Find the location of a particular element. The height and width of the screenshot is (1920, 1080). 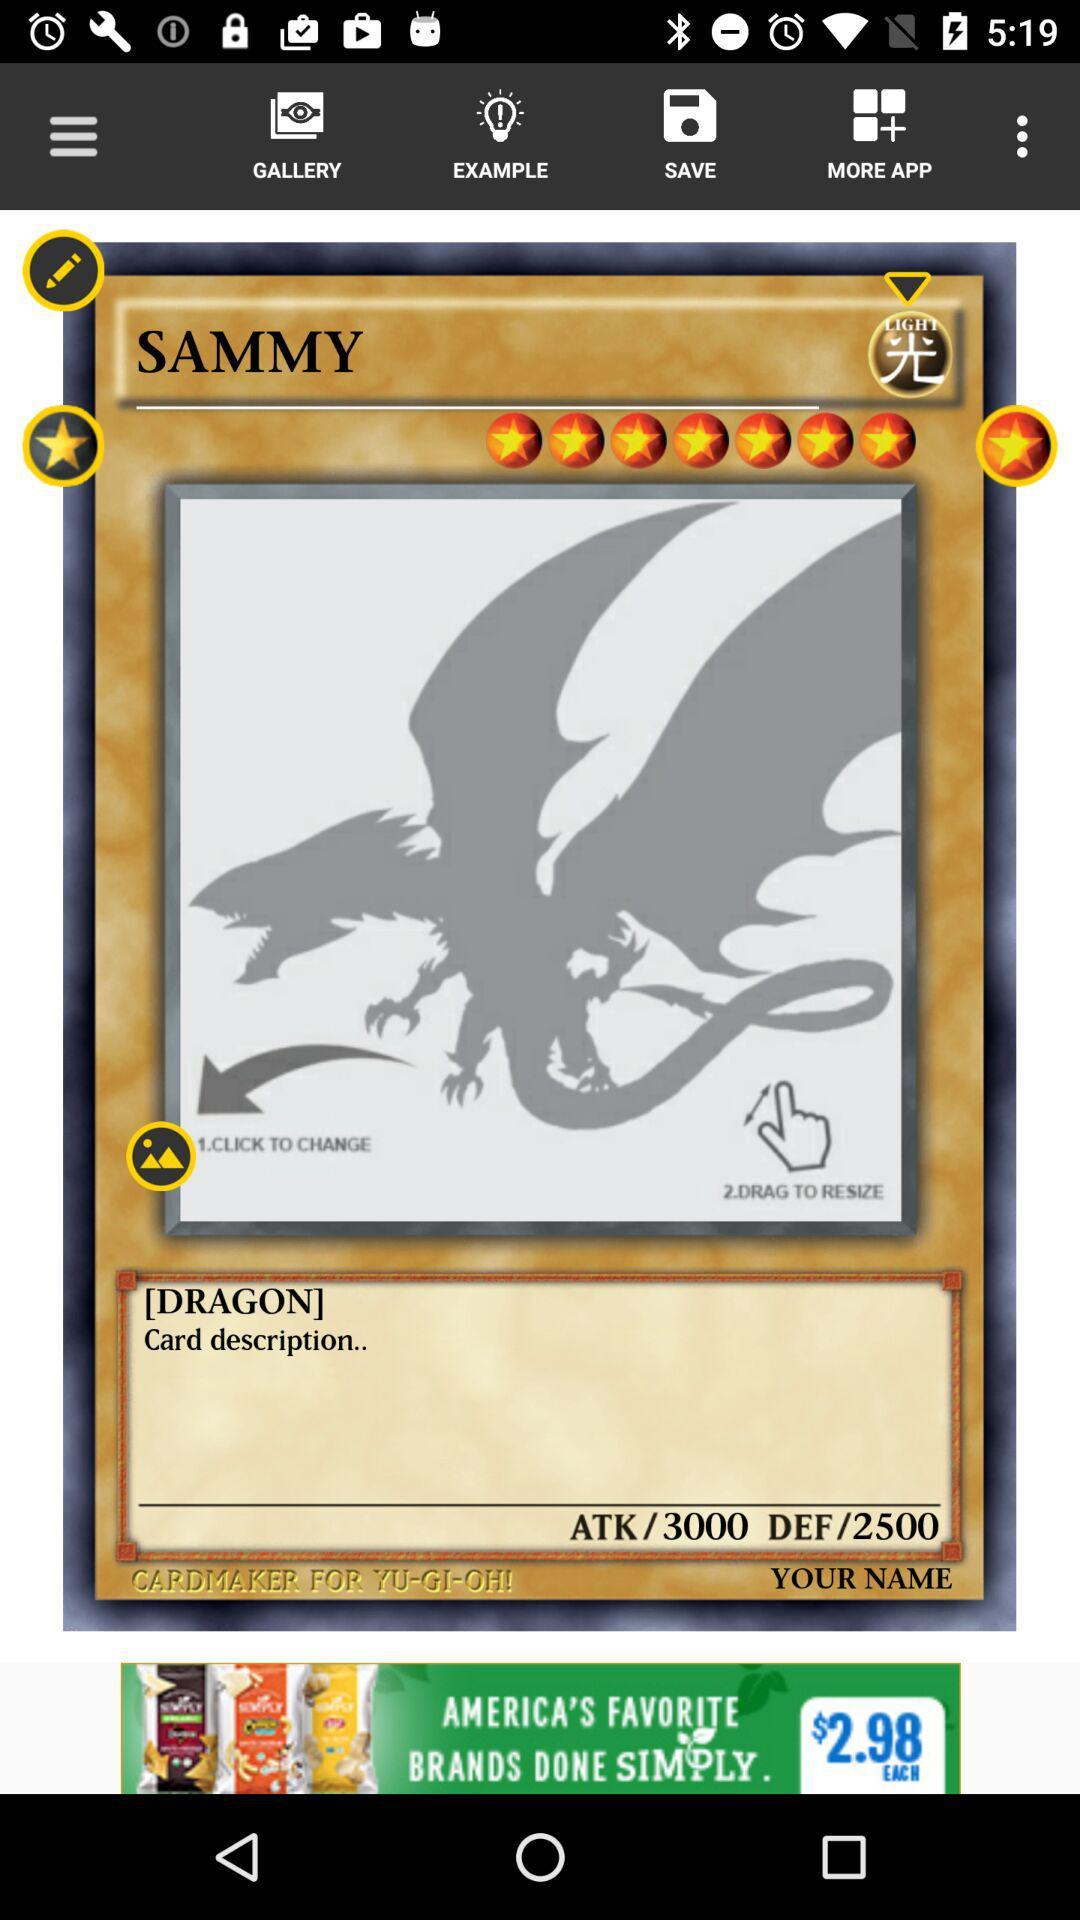

advertisement page is located at coordinates (540, 1727).